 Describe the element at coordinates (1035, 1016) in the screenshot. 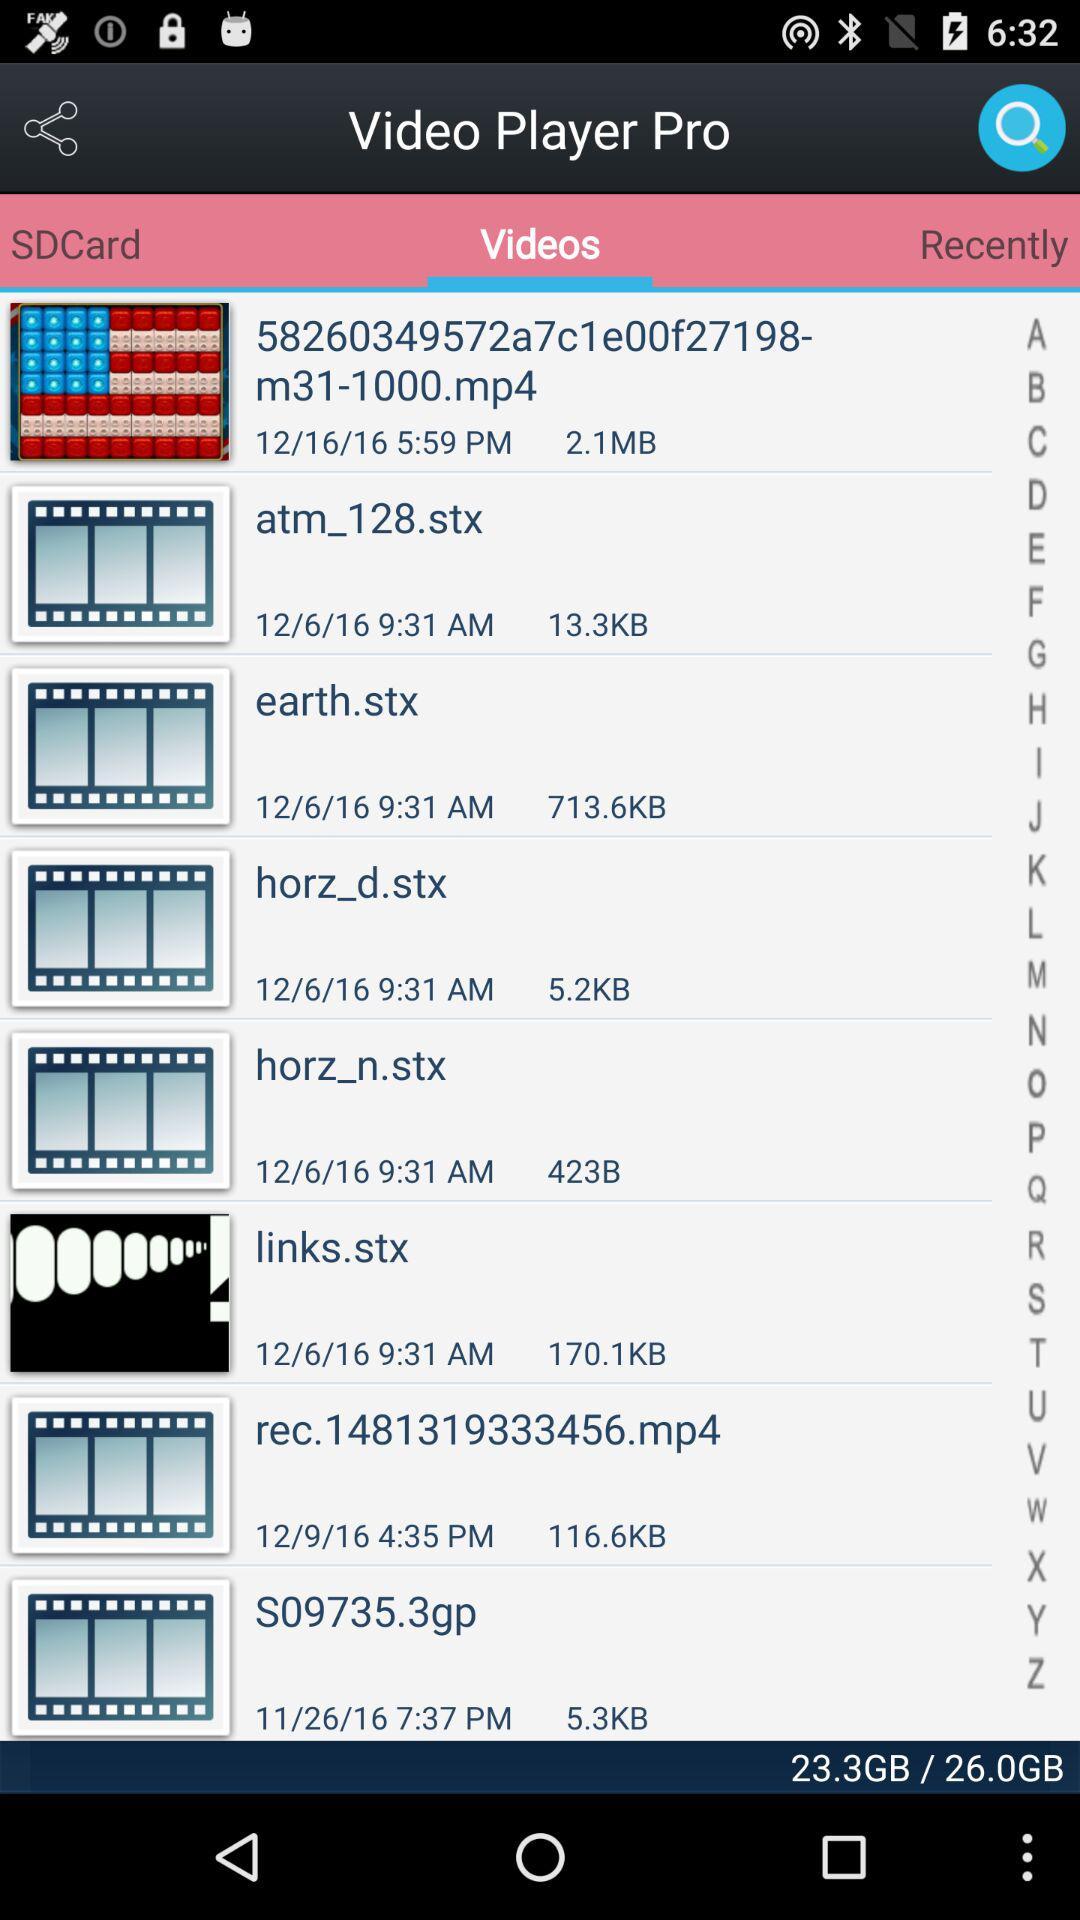

I see `search list` at that location.